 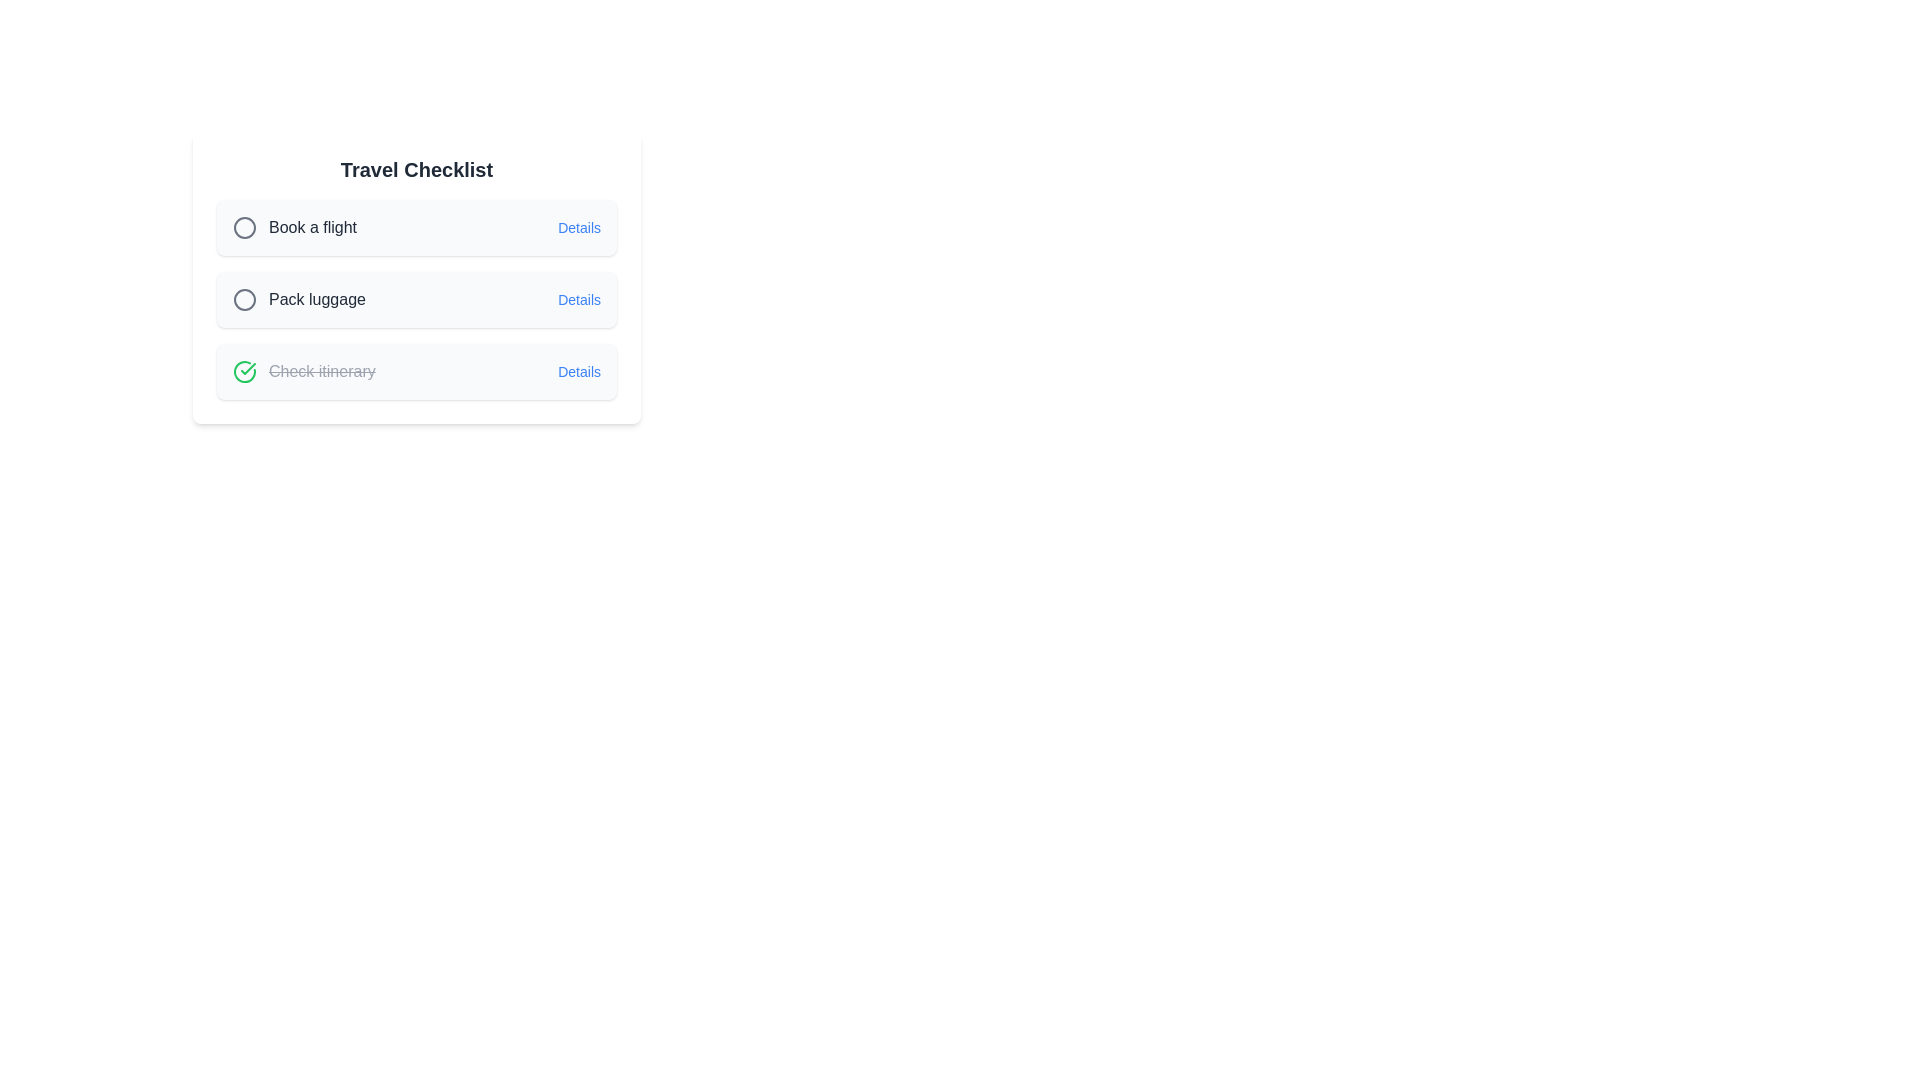 I want to click on the middle item in the travel checklist, which is a rectangular section with a white background and rounded corners, positioned between 'Book a flight' and 'Check itinerary', so click(x=416, y=282).